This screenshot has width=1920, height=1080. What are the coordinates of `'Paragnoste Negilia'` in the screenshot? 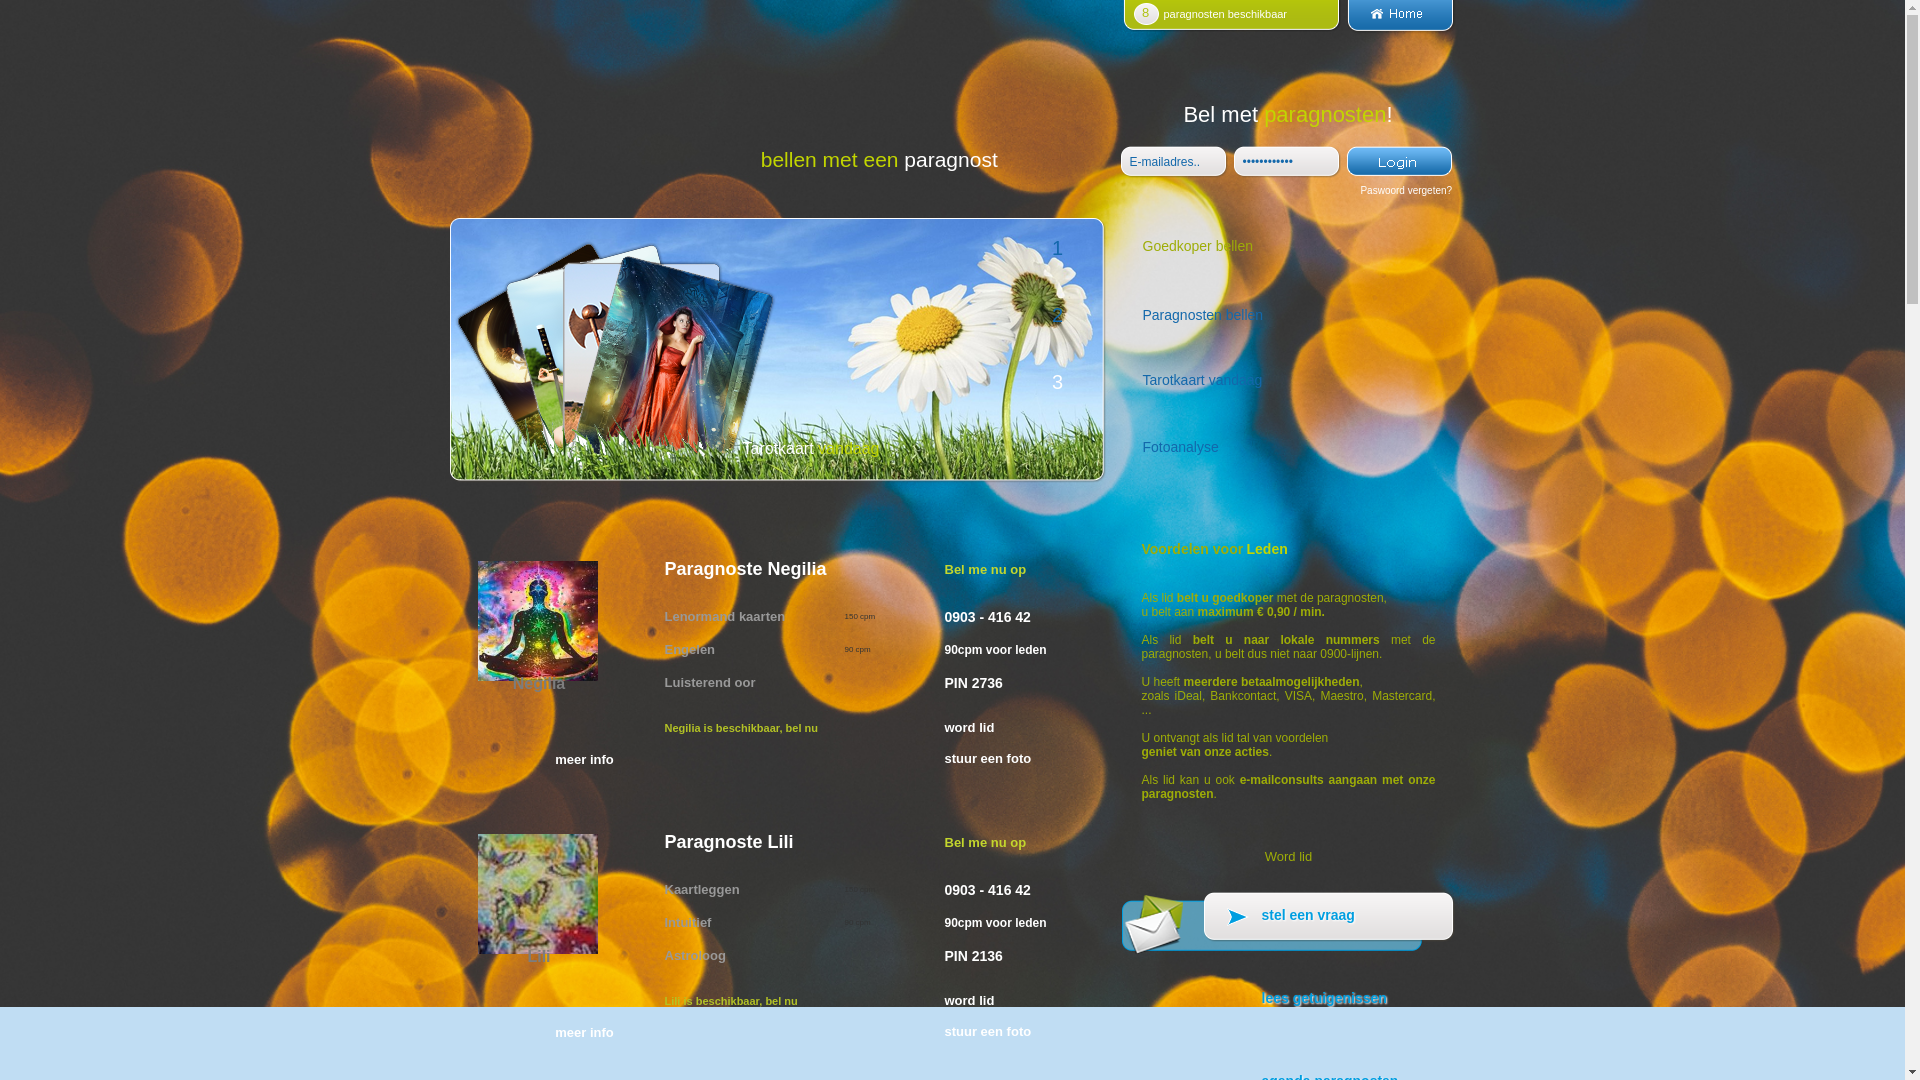 It's located at (663, 569).